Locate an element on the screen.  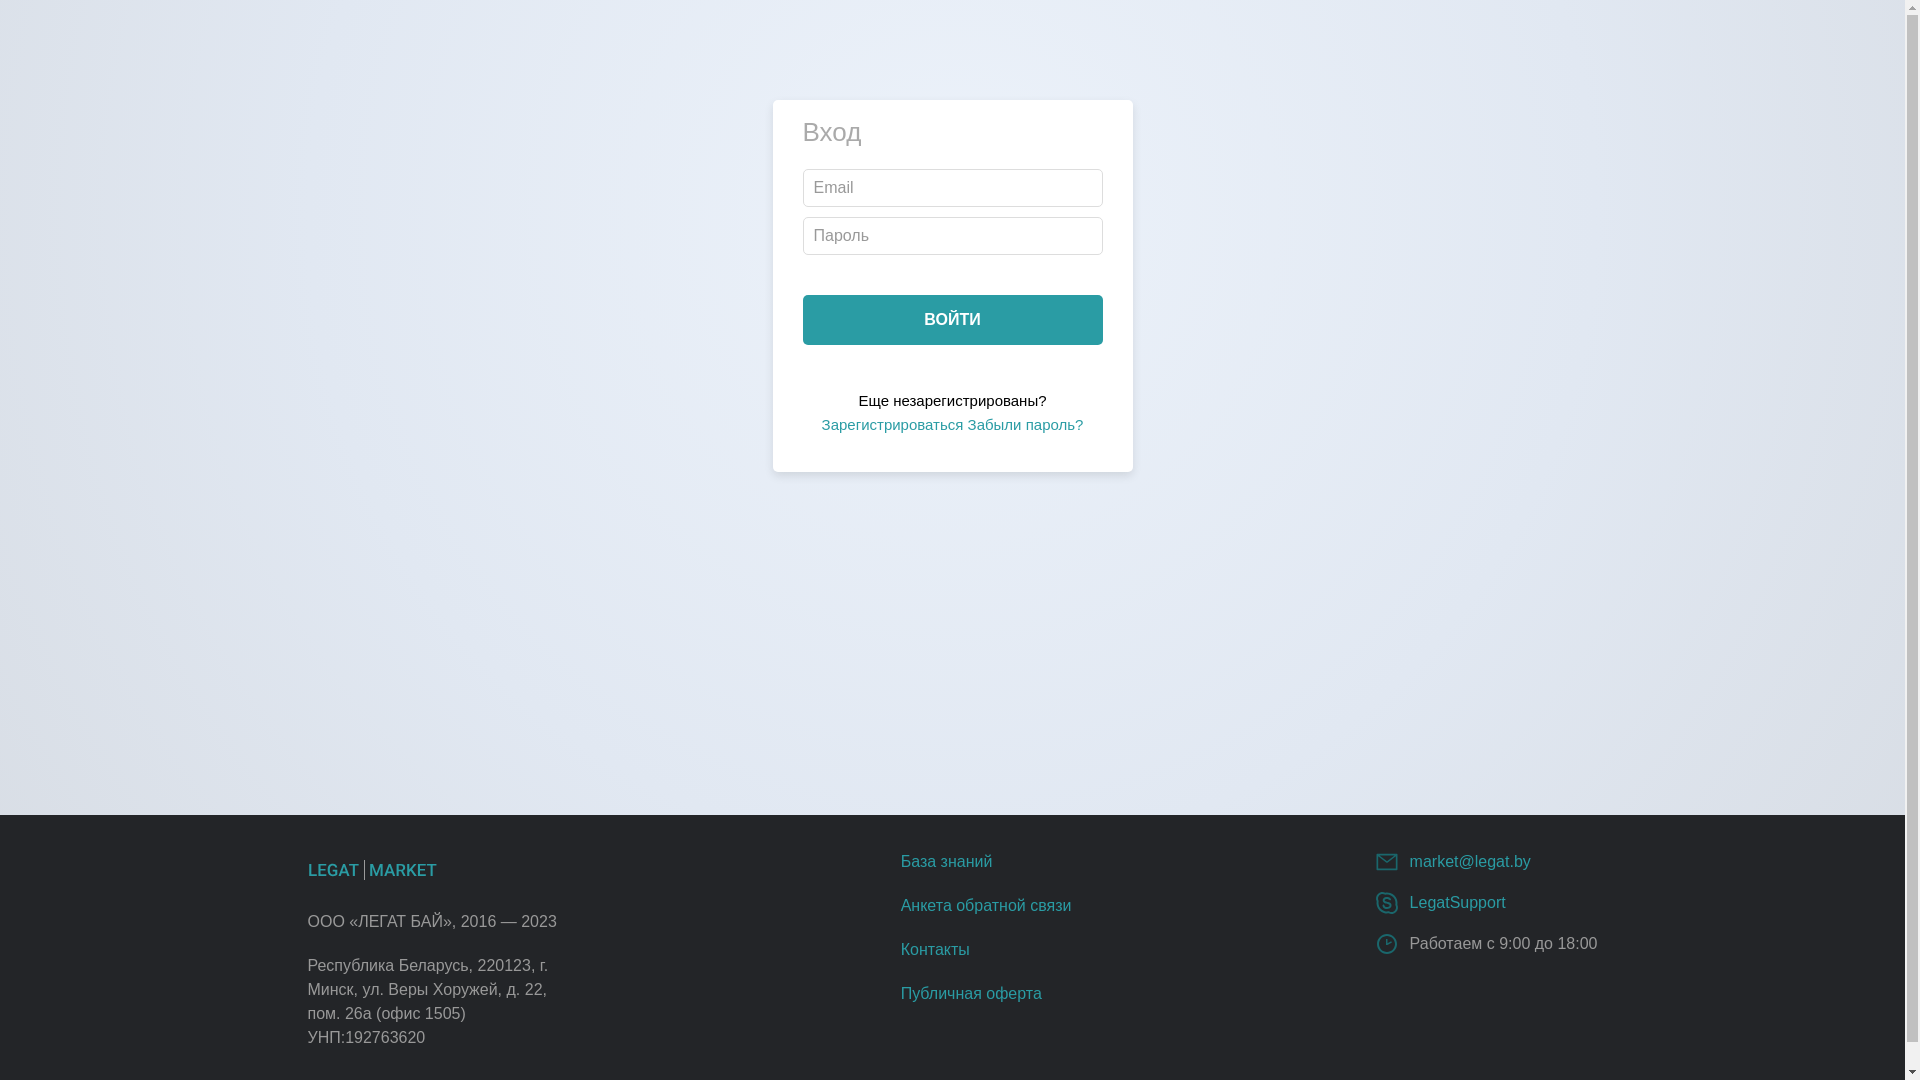
'LegatSupport' is located at coordinates (1458, 902).